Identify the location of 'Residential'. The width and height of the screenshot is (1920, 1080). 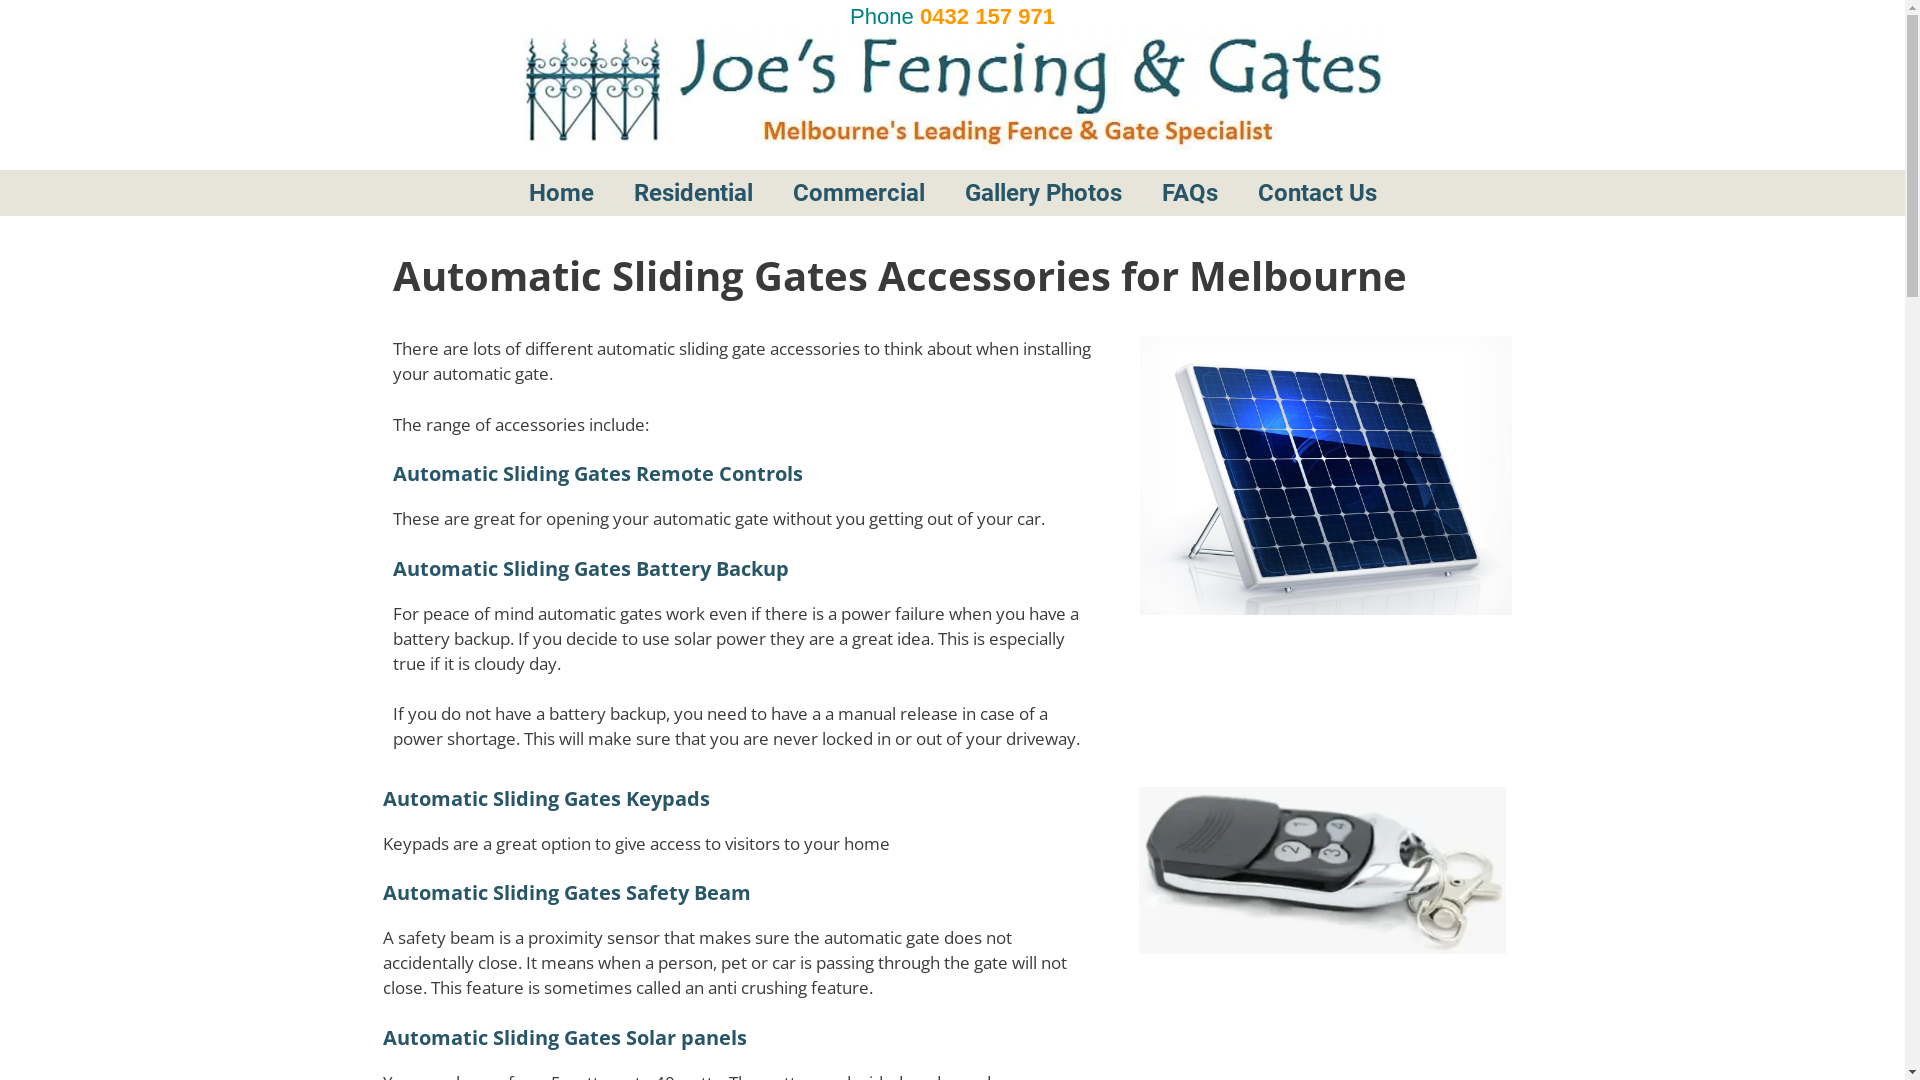
(733, 192).